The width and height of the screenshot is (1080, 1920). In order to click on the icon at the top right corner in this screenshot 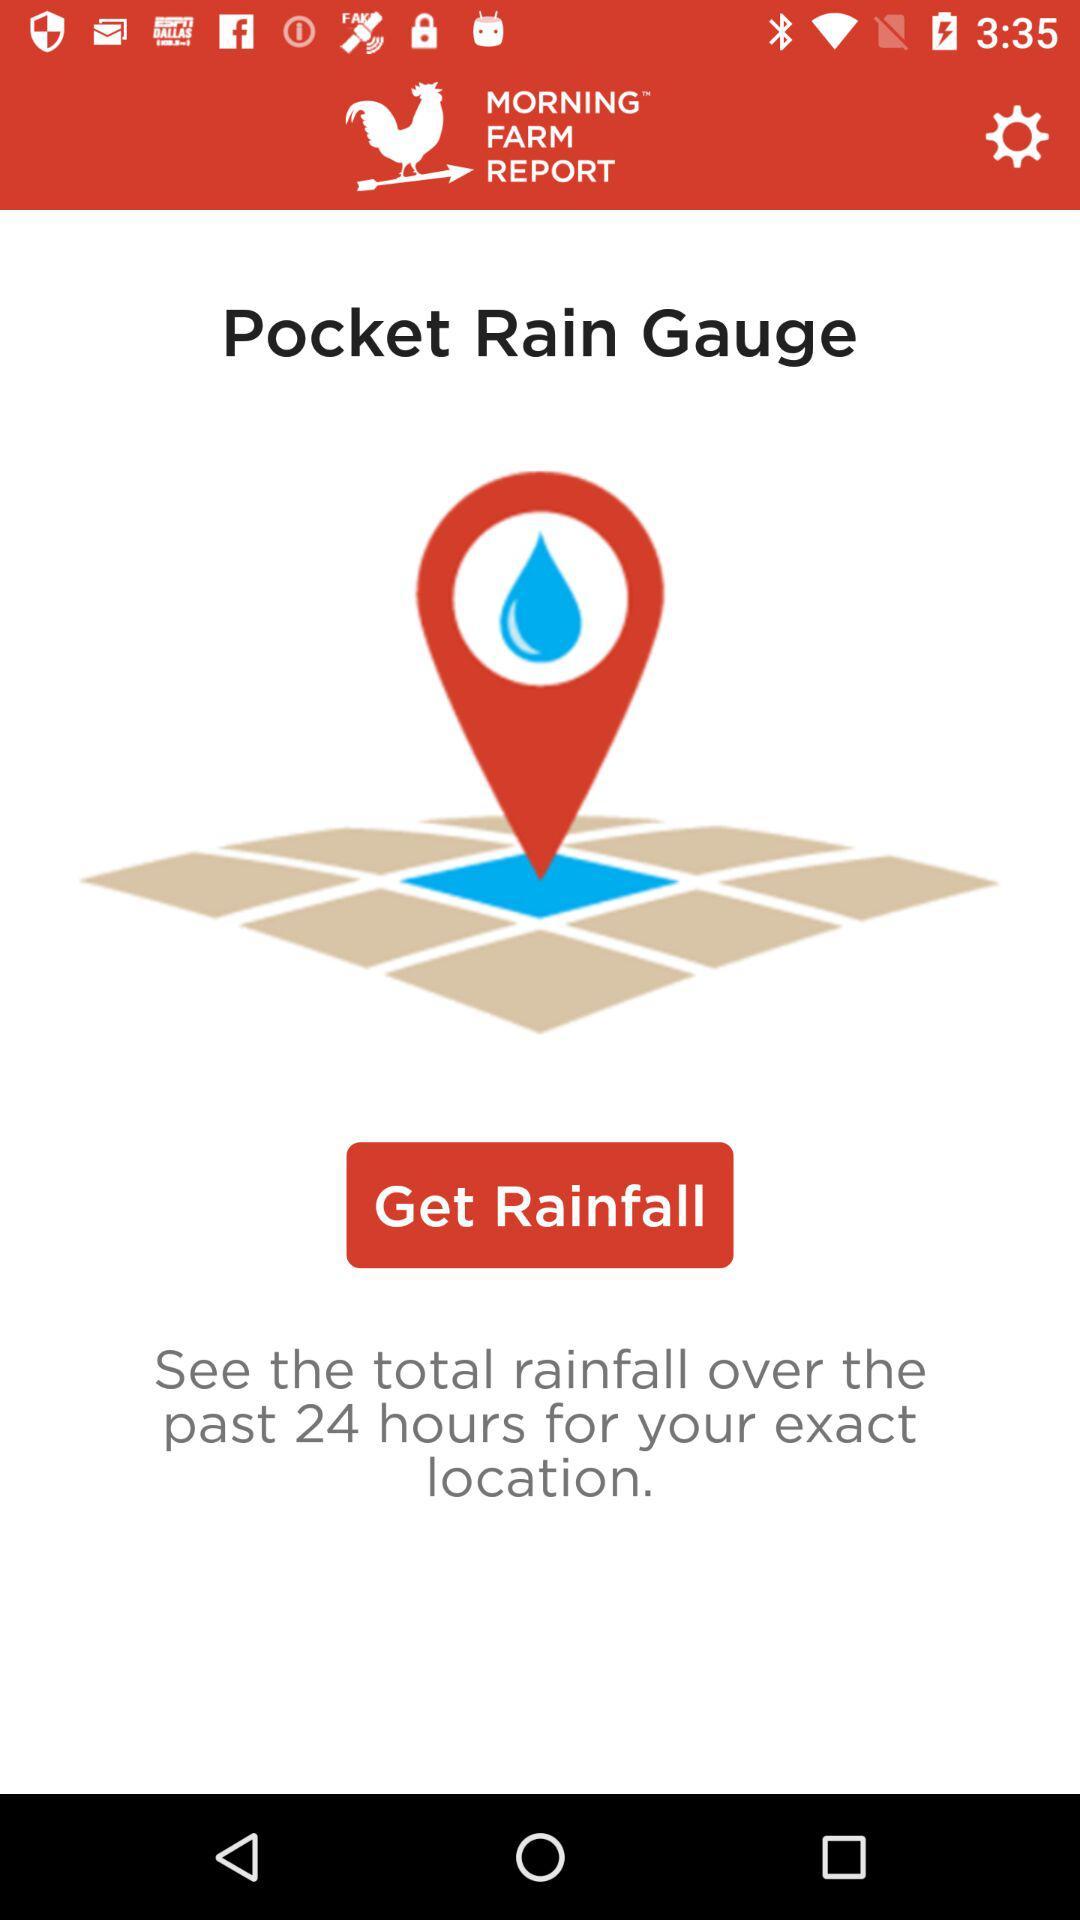, I will do `click(1017, 135)`.